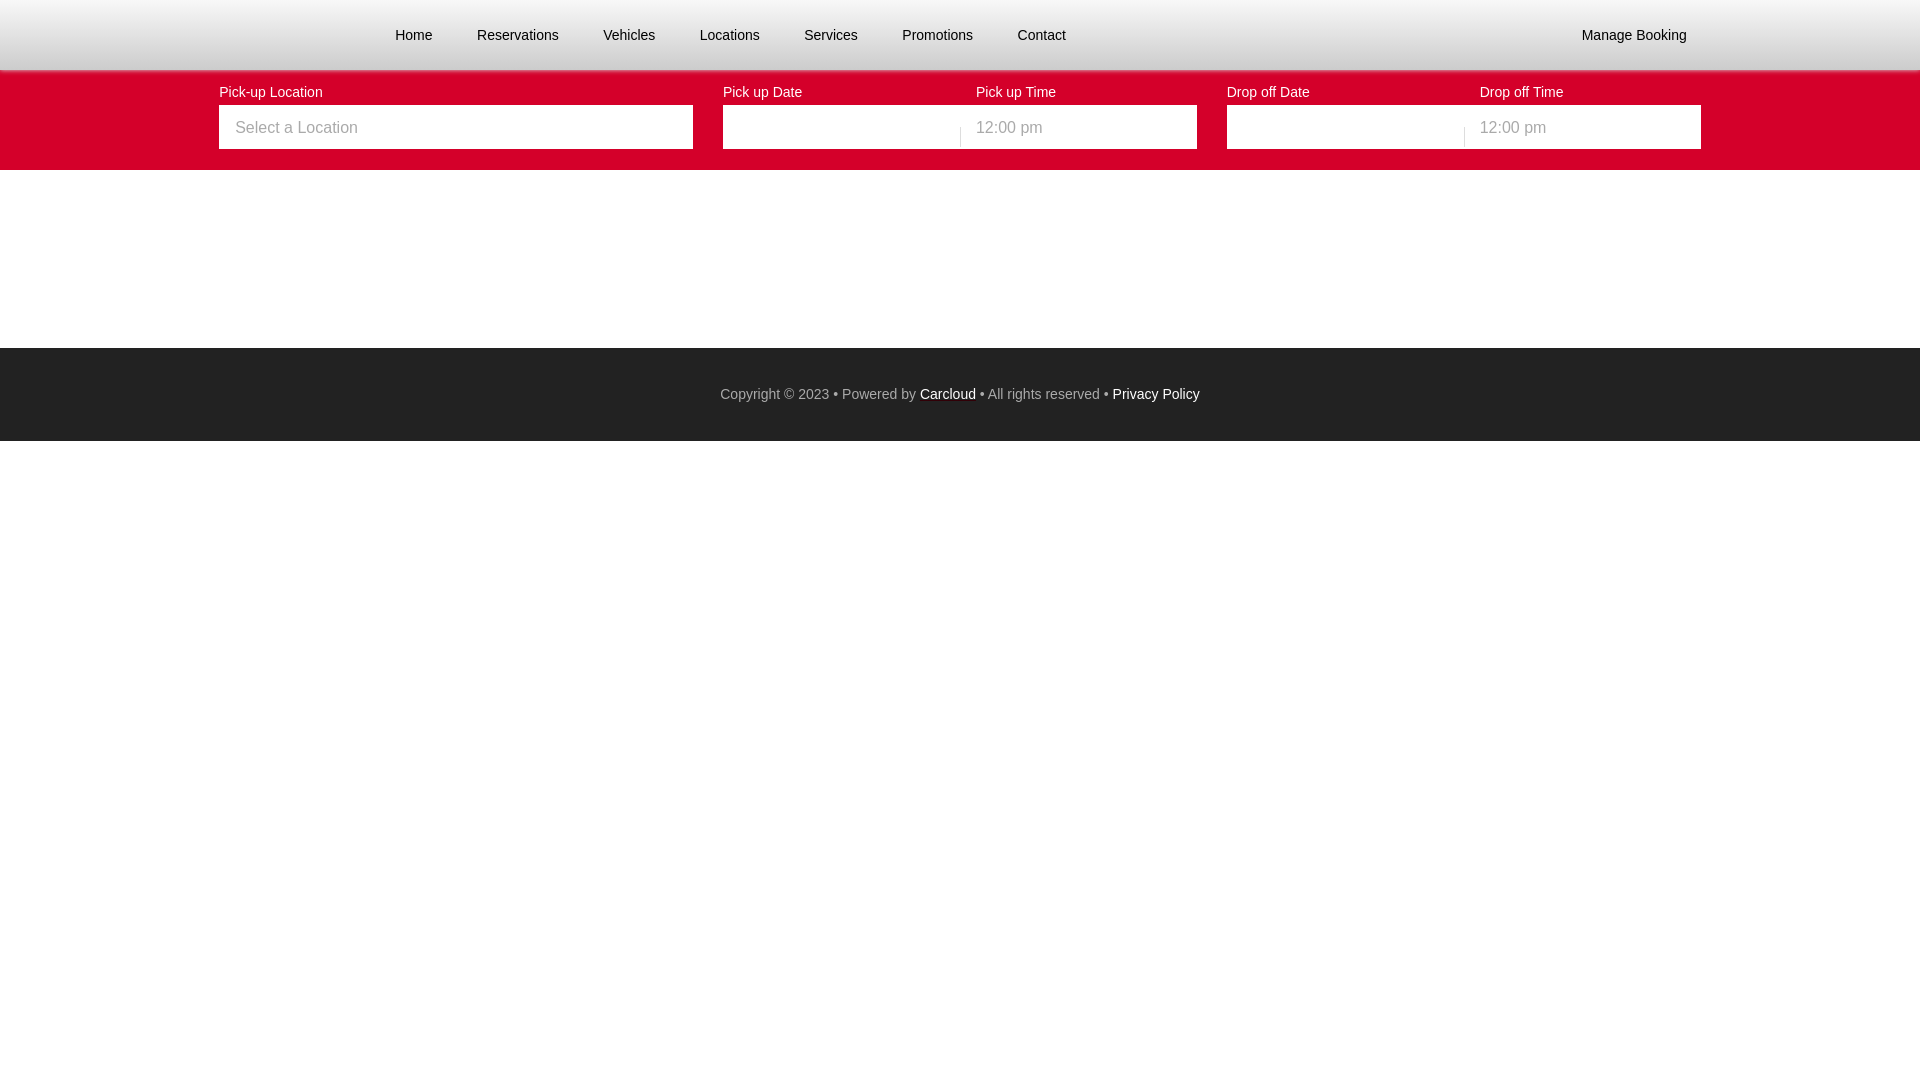 The image size is (1920, 1080). I want to click on 'Vehicles', so click(627, 34).